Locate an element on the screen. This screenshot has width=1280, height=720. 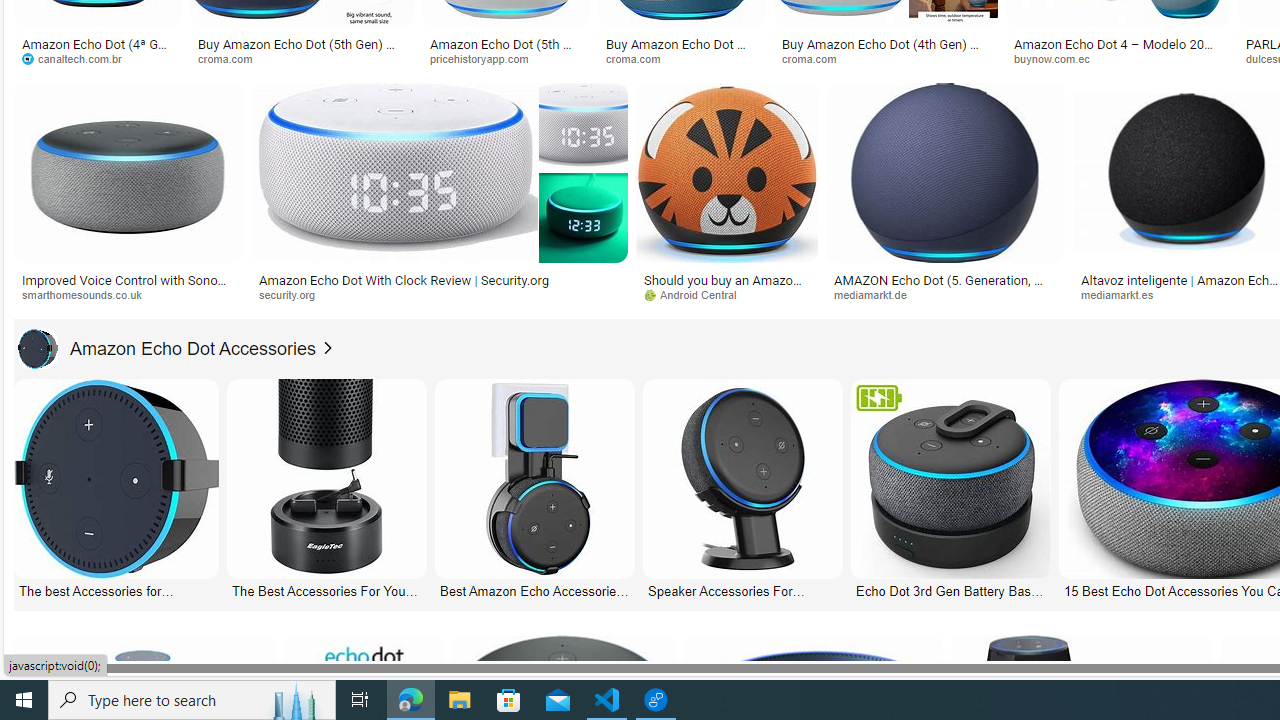
'pricehistoryapp.com' is located at coordinates (486, 57).